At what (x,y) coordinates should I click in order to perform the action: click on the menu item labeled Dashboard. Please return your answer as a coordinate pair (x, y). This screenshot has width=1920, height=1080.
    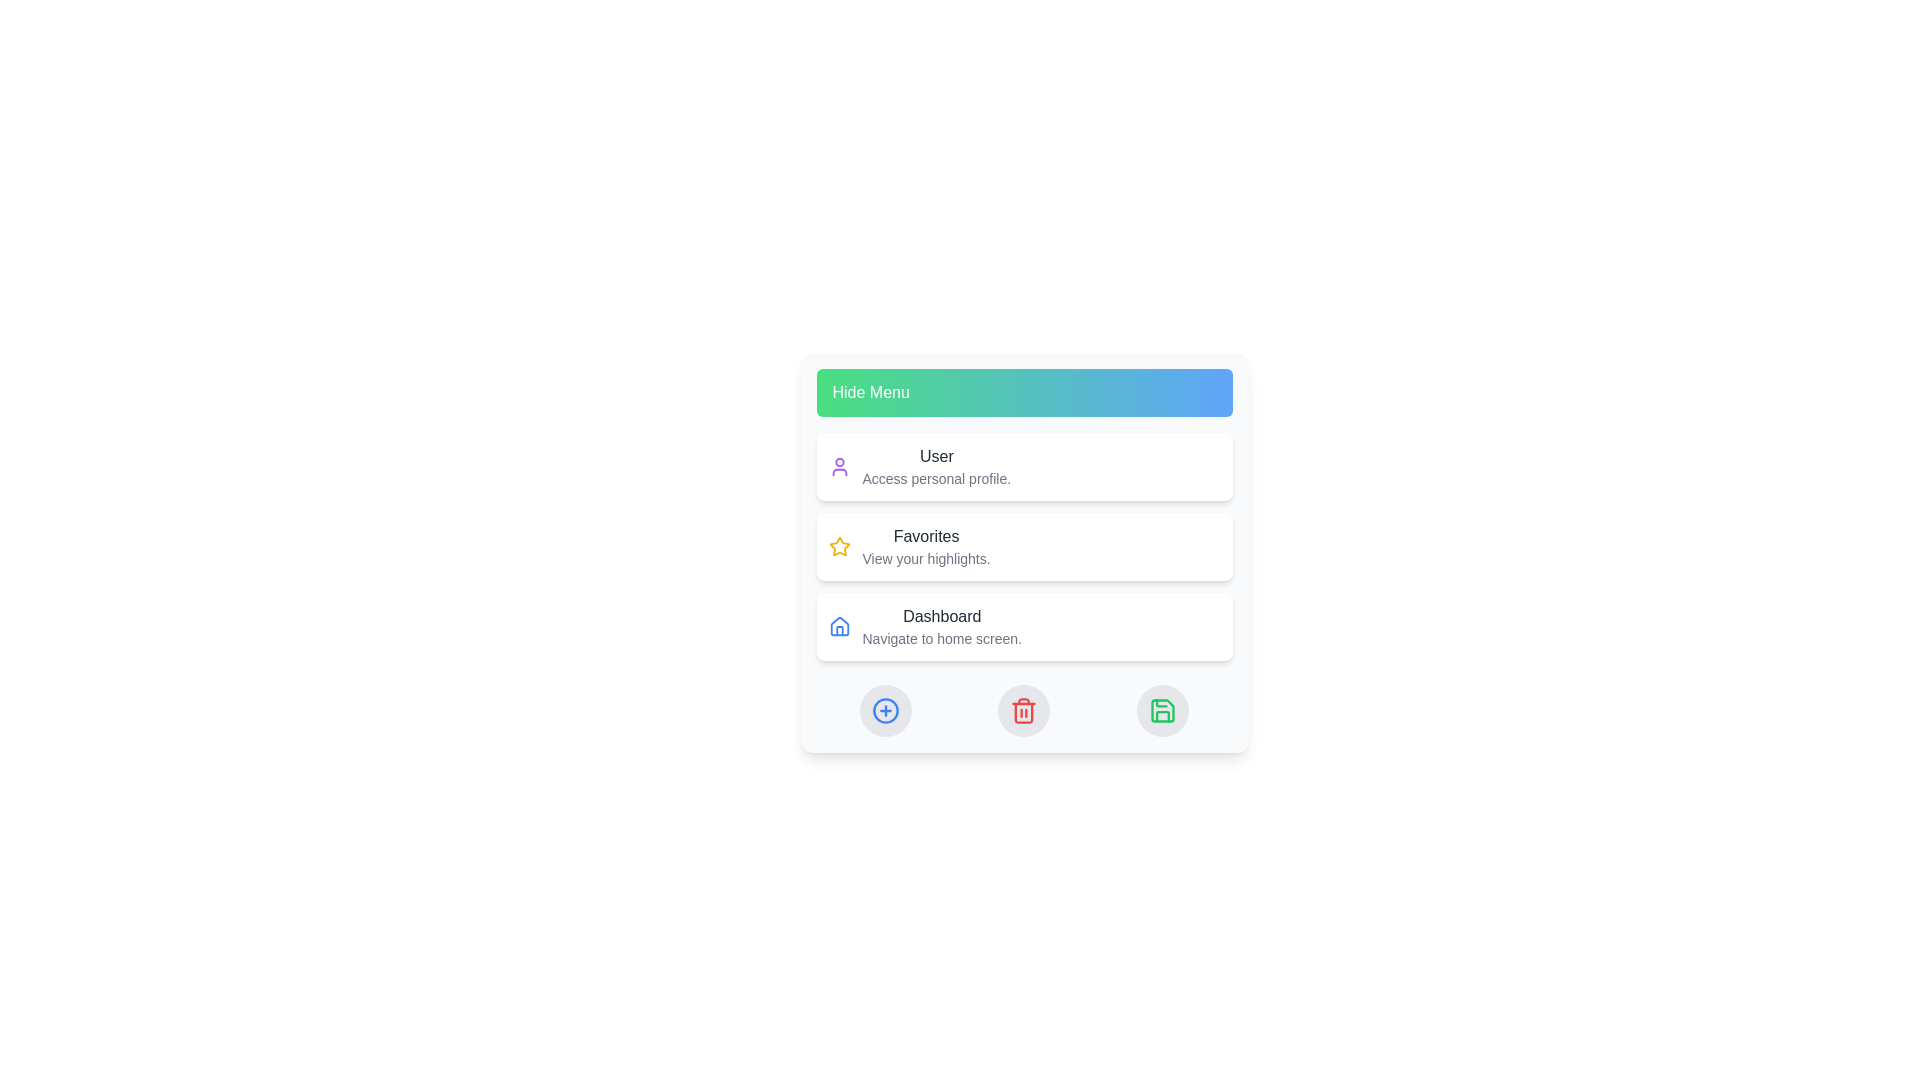
    Looking at the image, I should click on (1024, 626).